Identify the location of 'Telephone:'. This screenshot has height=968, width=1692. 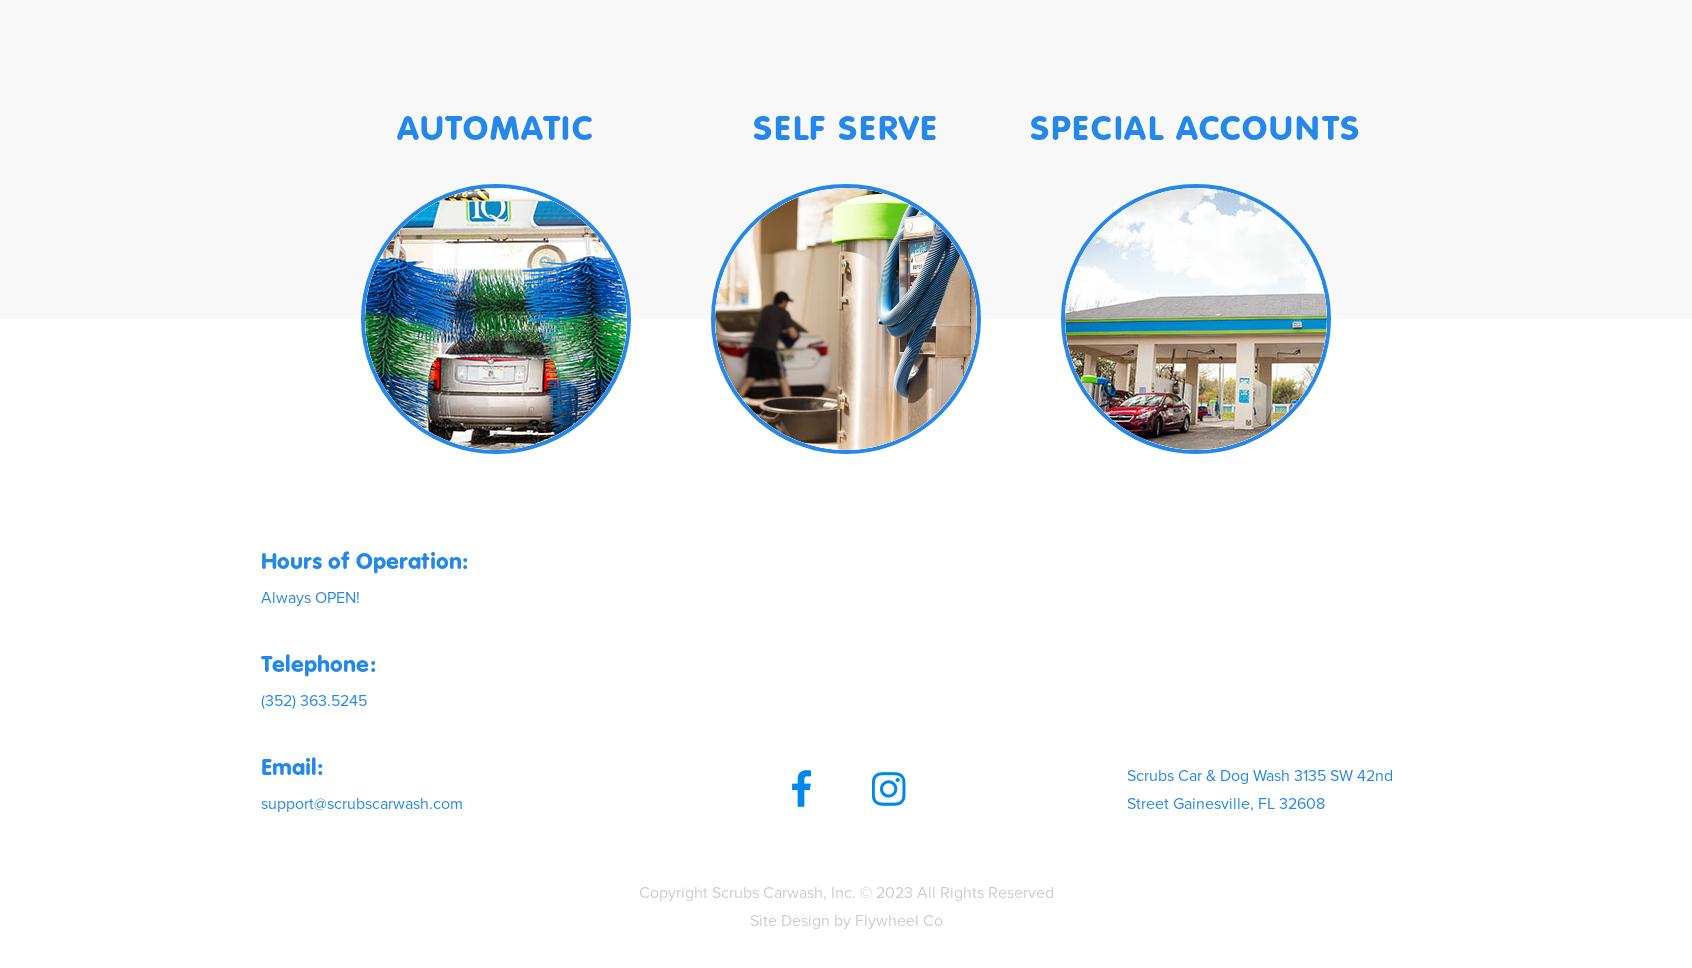
(317, 662).